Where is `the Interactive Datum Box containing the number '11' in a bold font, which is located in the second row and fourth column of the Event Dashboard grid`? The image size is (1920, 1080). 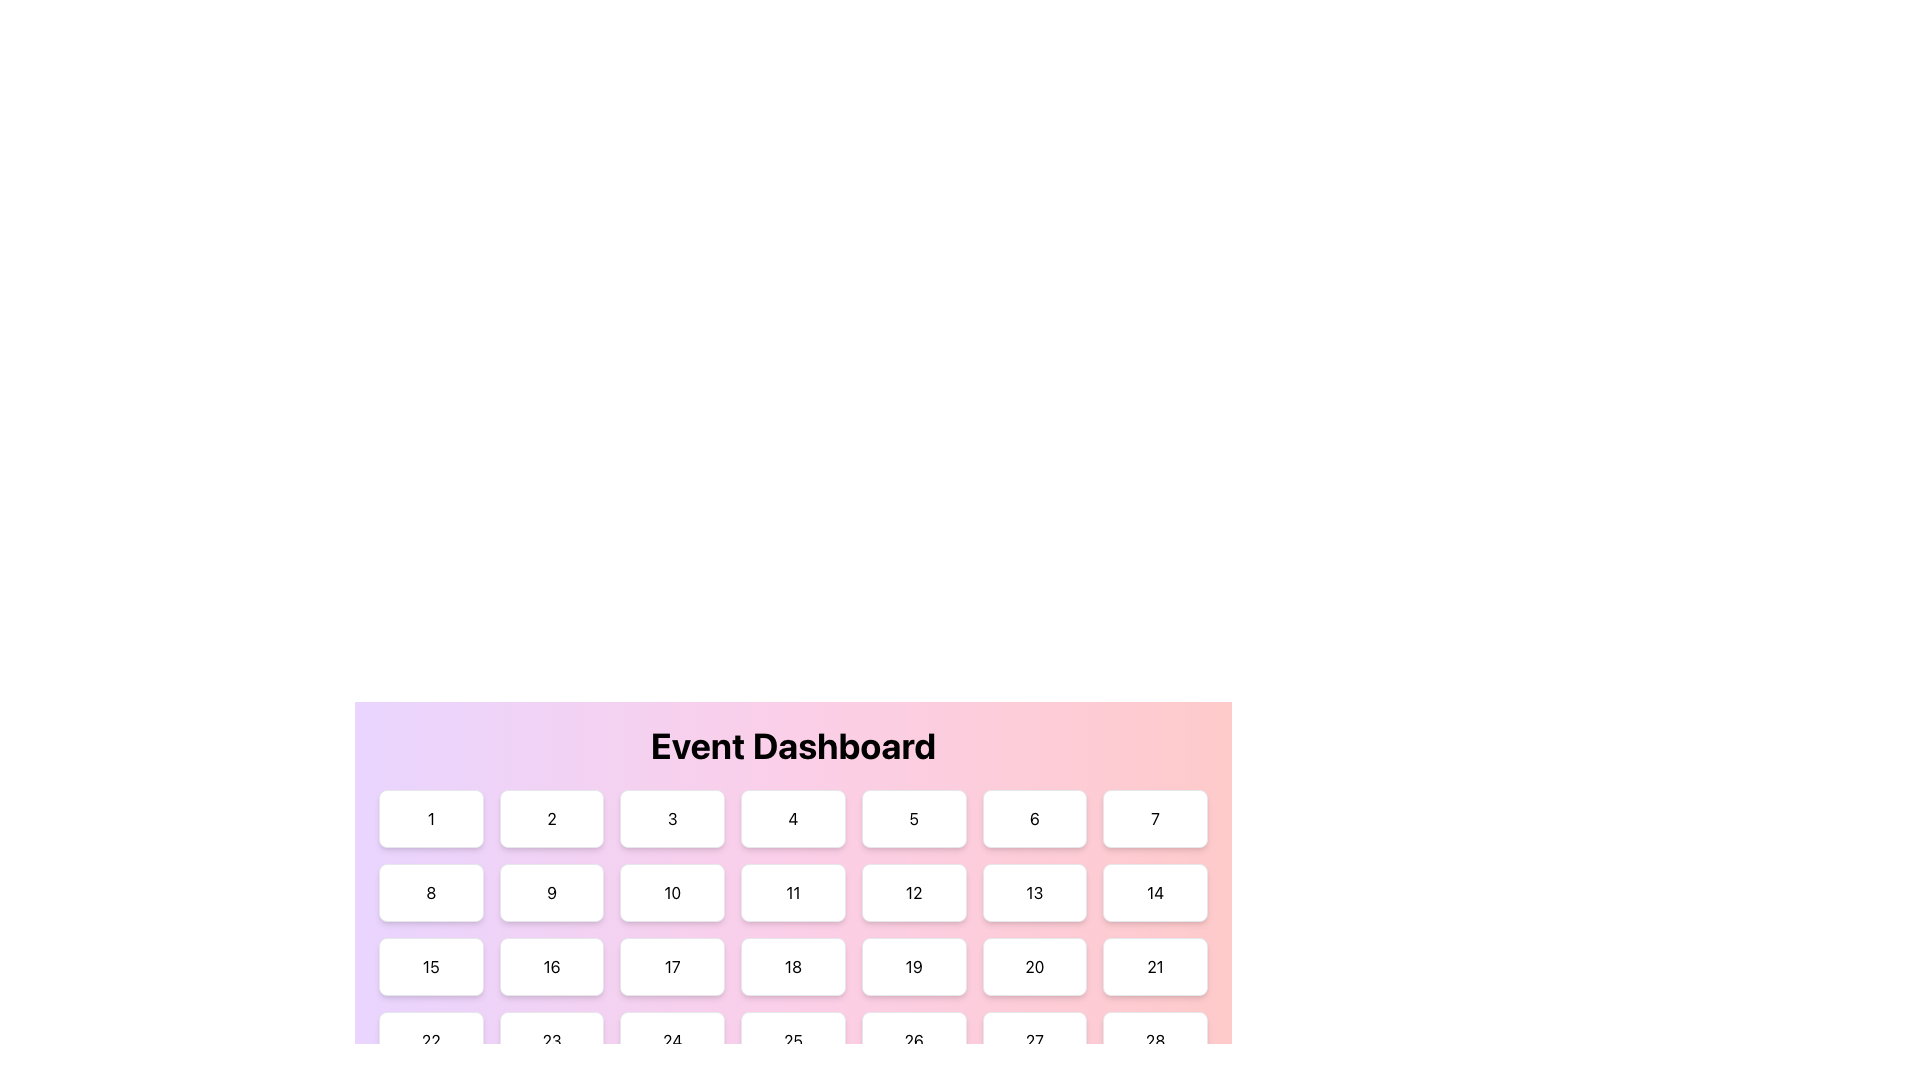
the Interactive Datum Box containing the number '11' in a bold font, which is located in the second row and fourth column of the Event Dashboard grid is located at coordinates (792, 859).